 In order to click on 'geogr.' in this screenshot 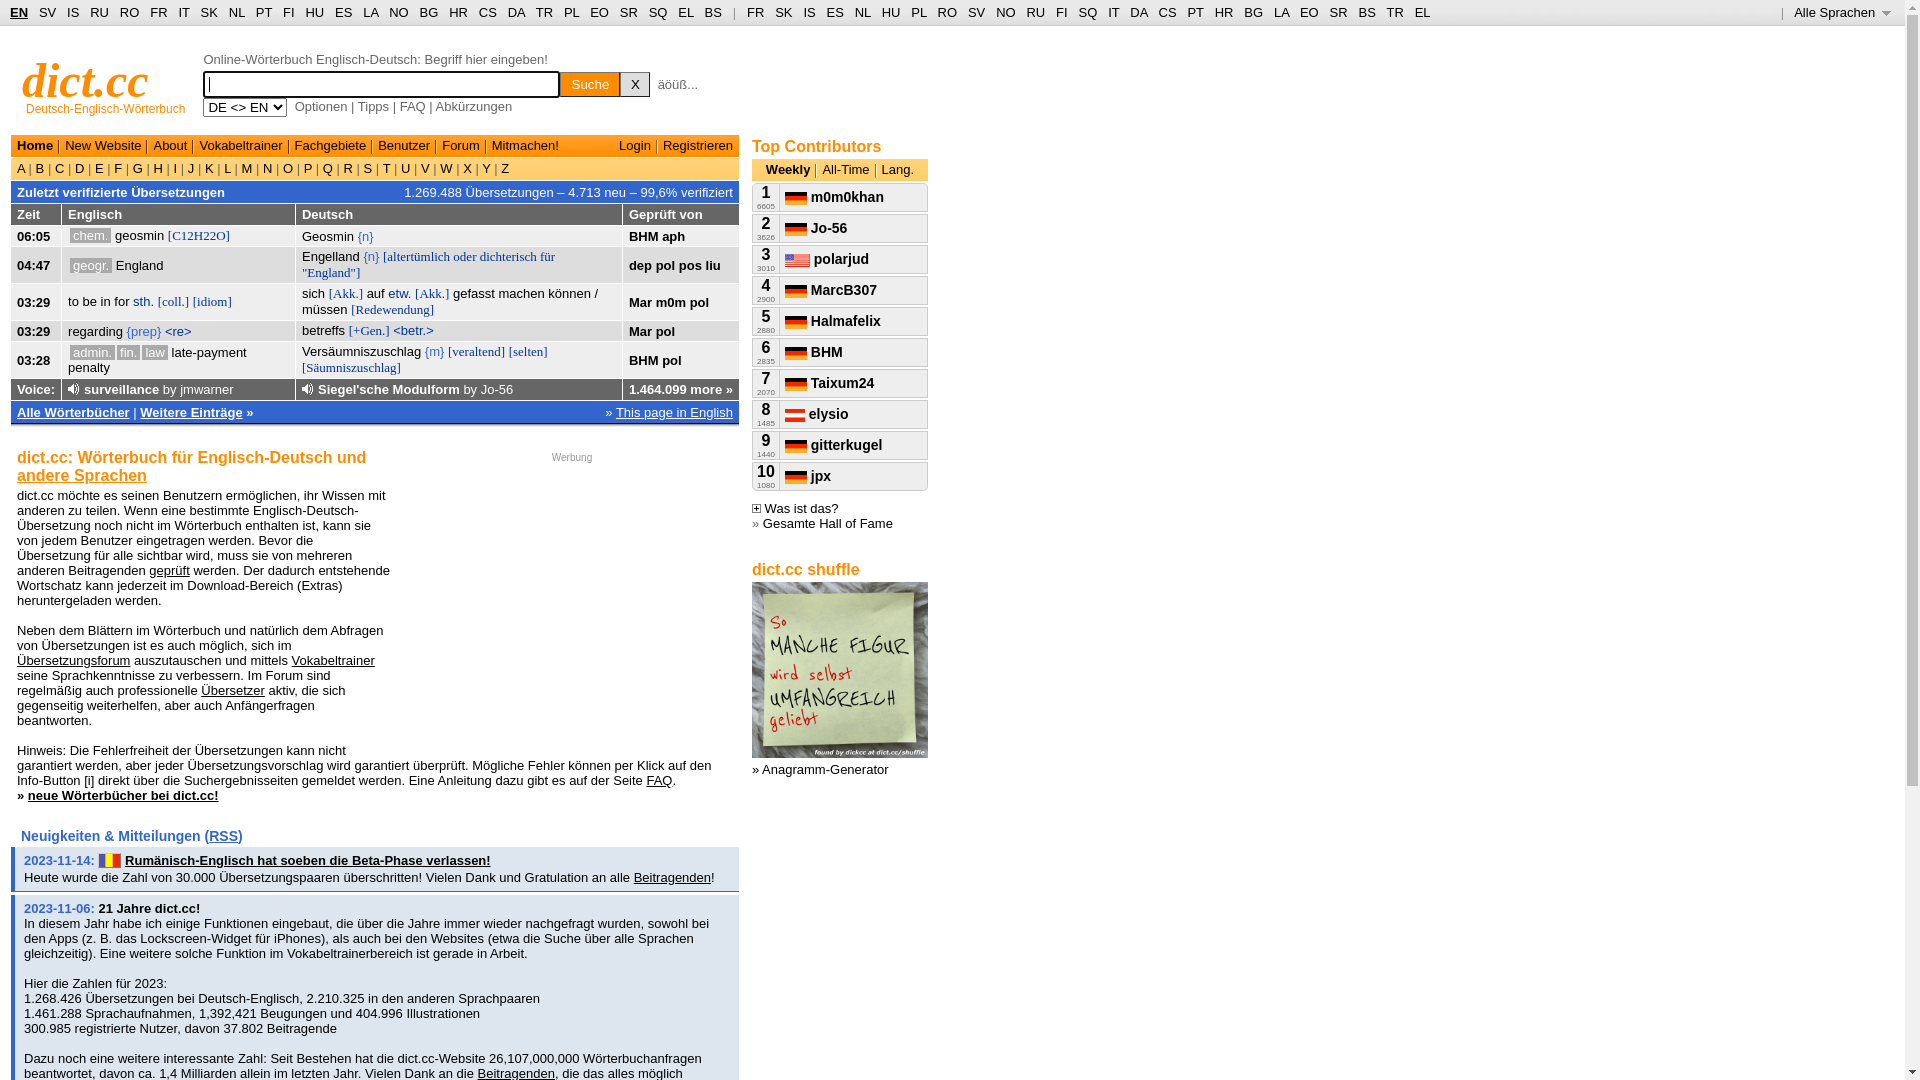, I will do `click(90, 264)`.